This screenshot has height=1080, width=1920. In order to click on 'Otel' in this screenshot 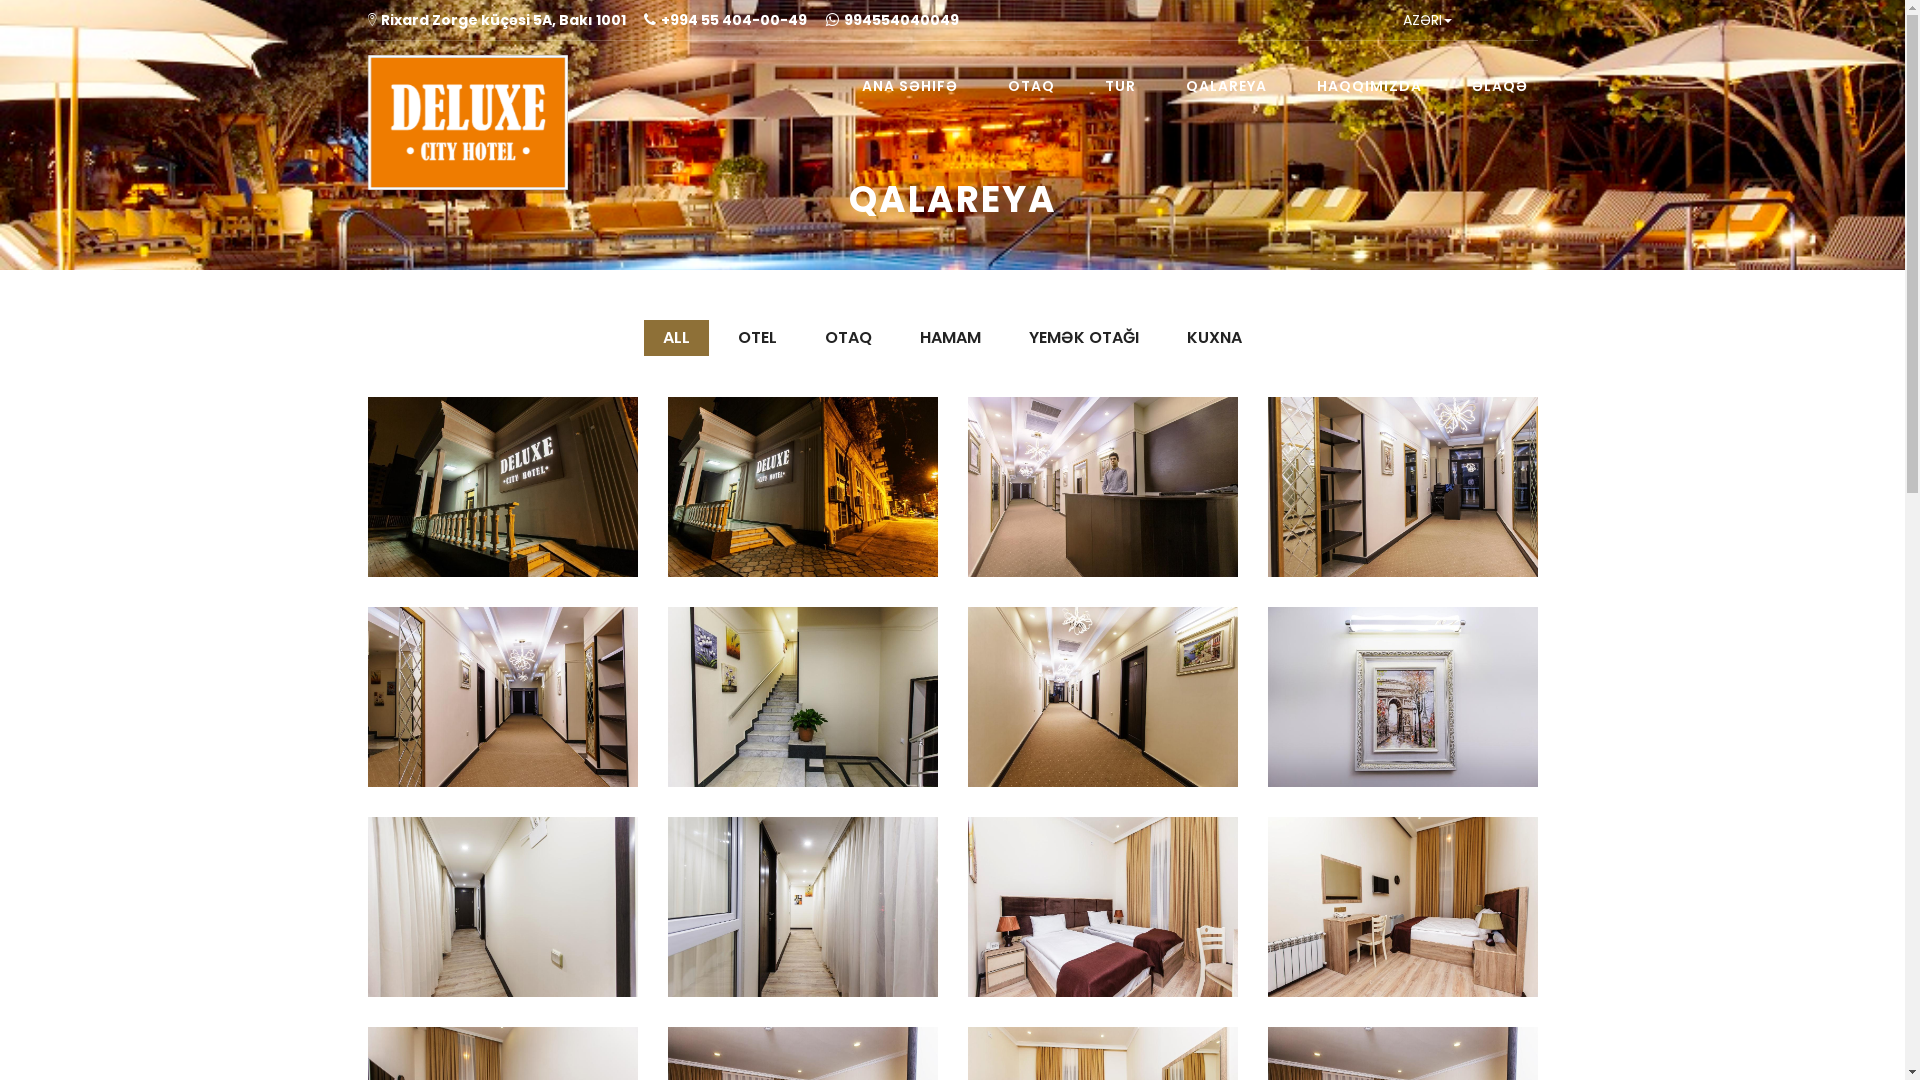, I will do `click(1102, 486)`.